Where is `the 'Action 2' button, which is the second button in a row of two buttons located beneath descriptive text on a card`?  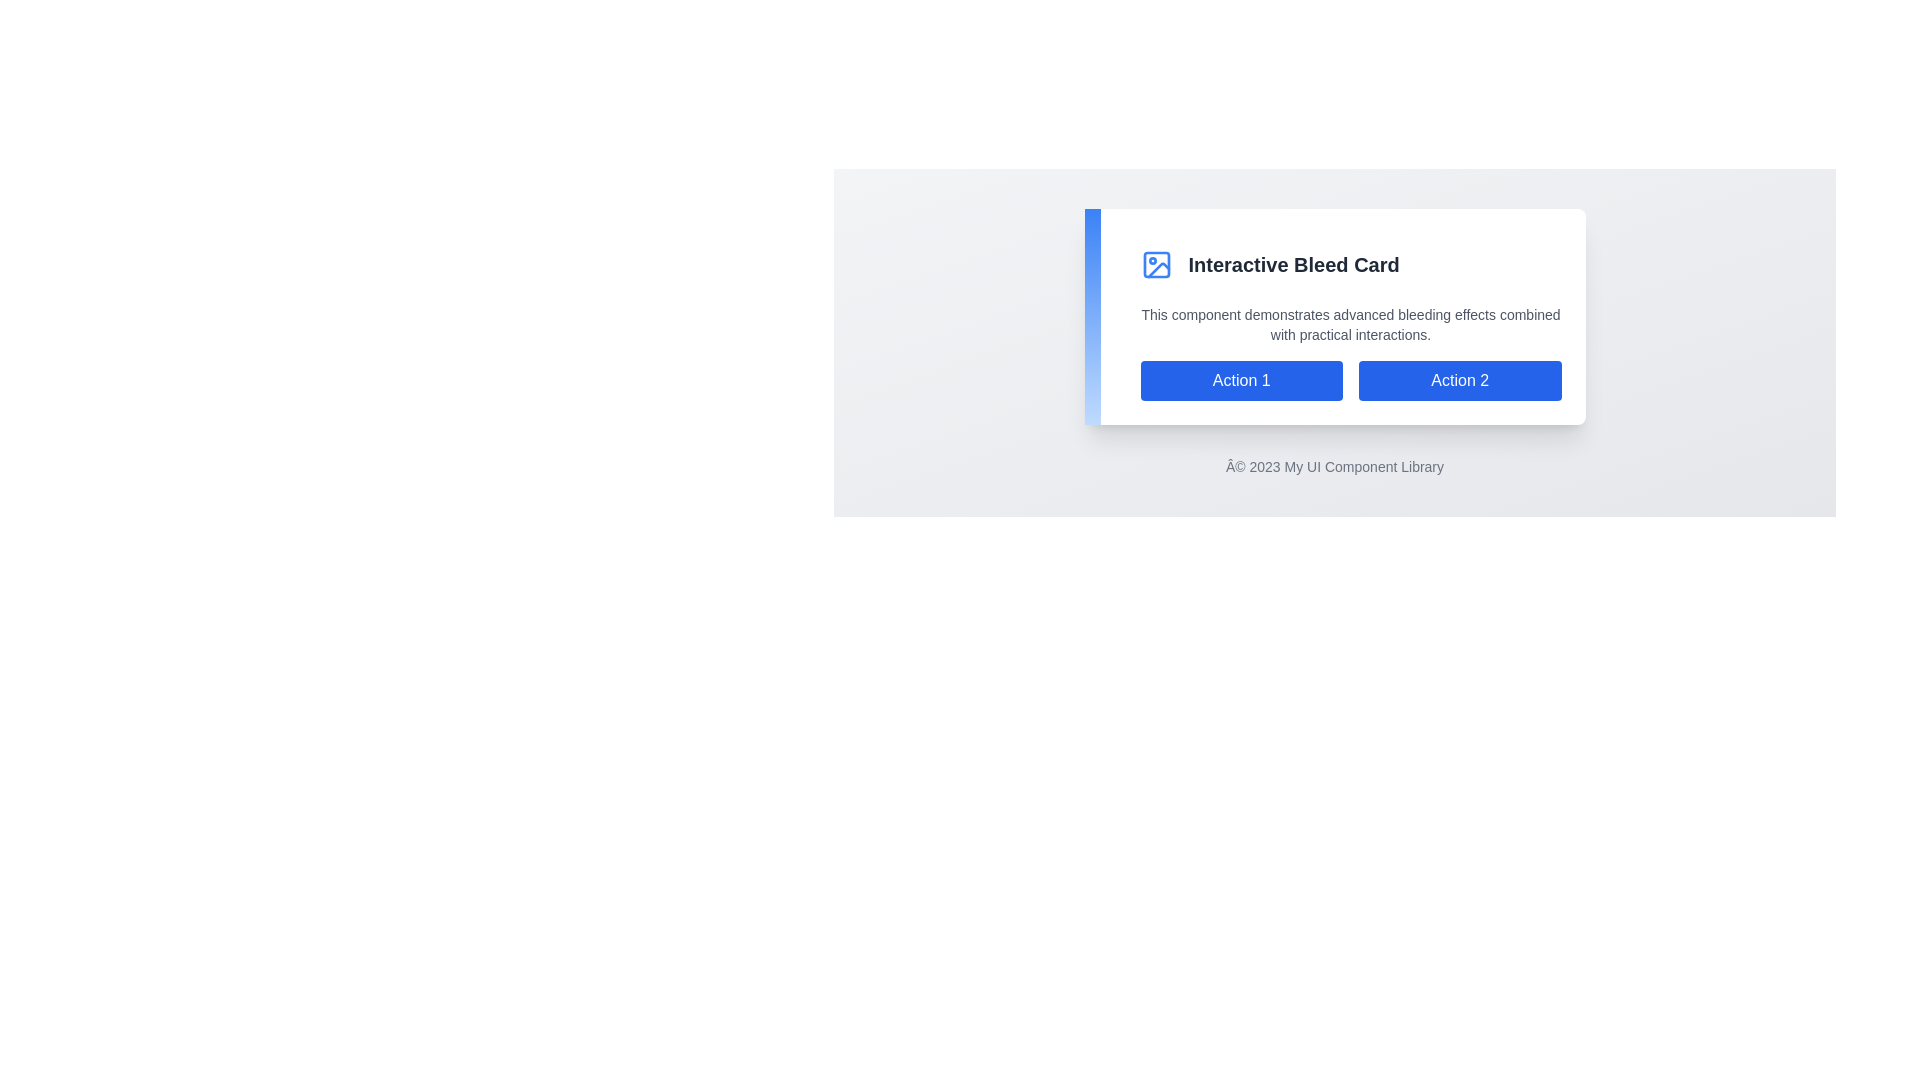
the 'Action 2' button, which is the second button in a row of two buttons located beneath descriptive text on a card is located at coordinates (1460, 381).